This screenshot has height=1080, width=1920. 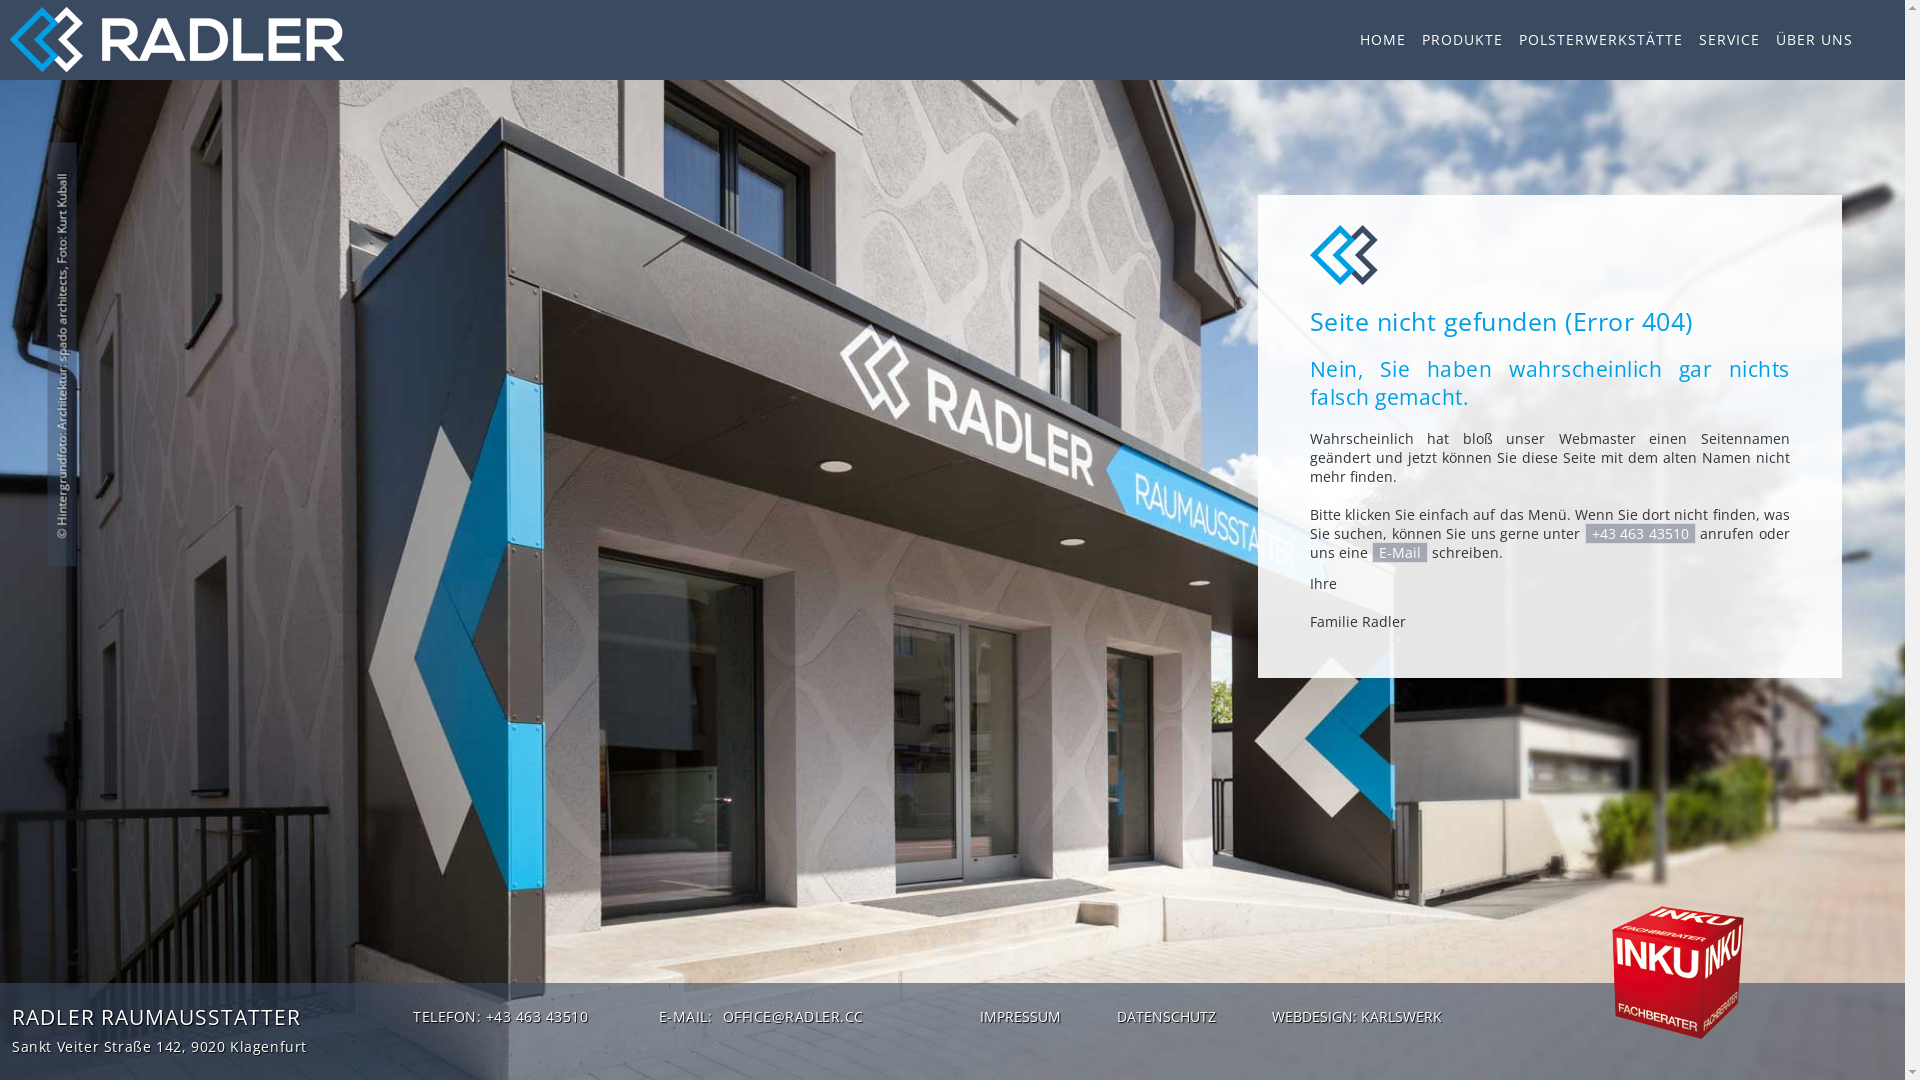 I want to click on 'OFFICE@RADLER.CC', so click(x=791, y=1016).